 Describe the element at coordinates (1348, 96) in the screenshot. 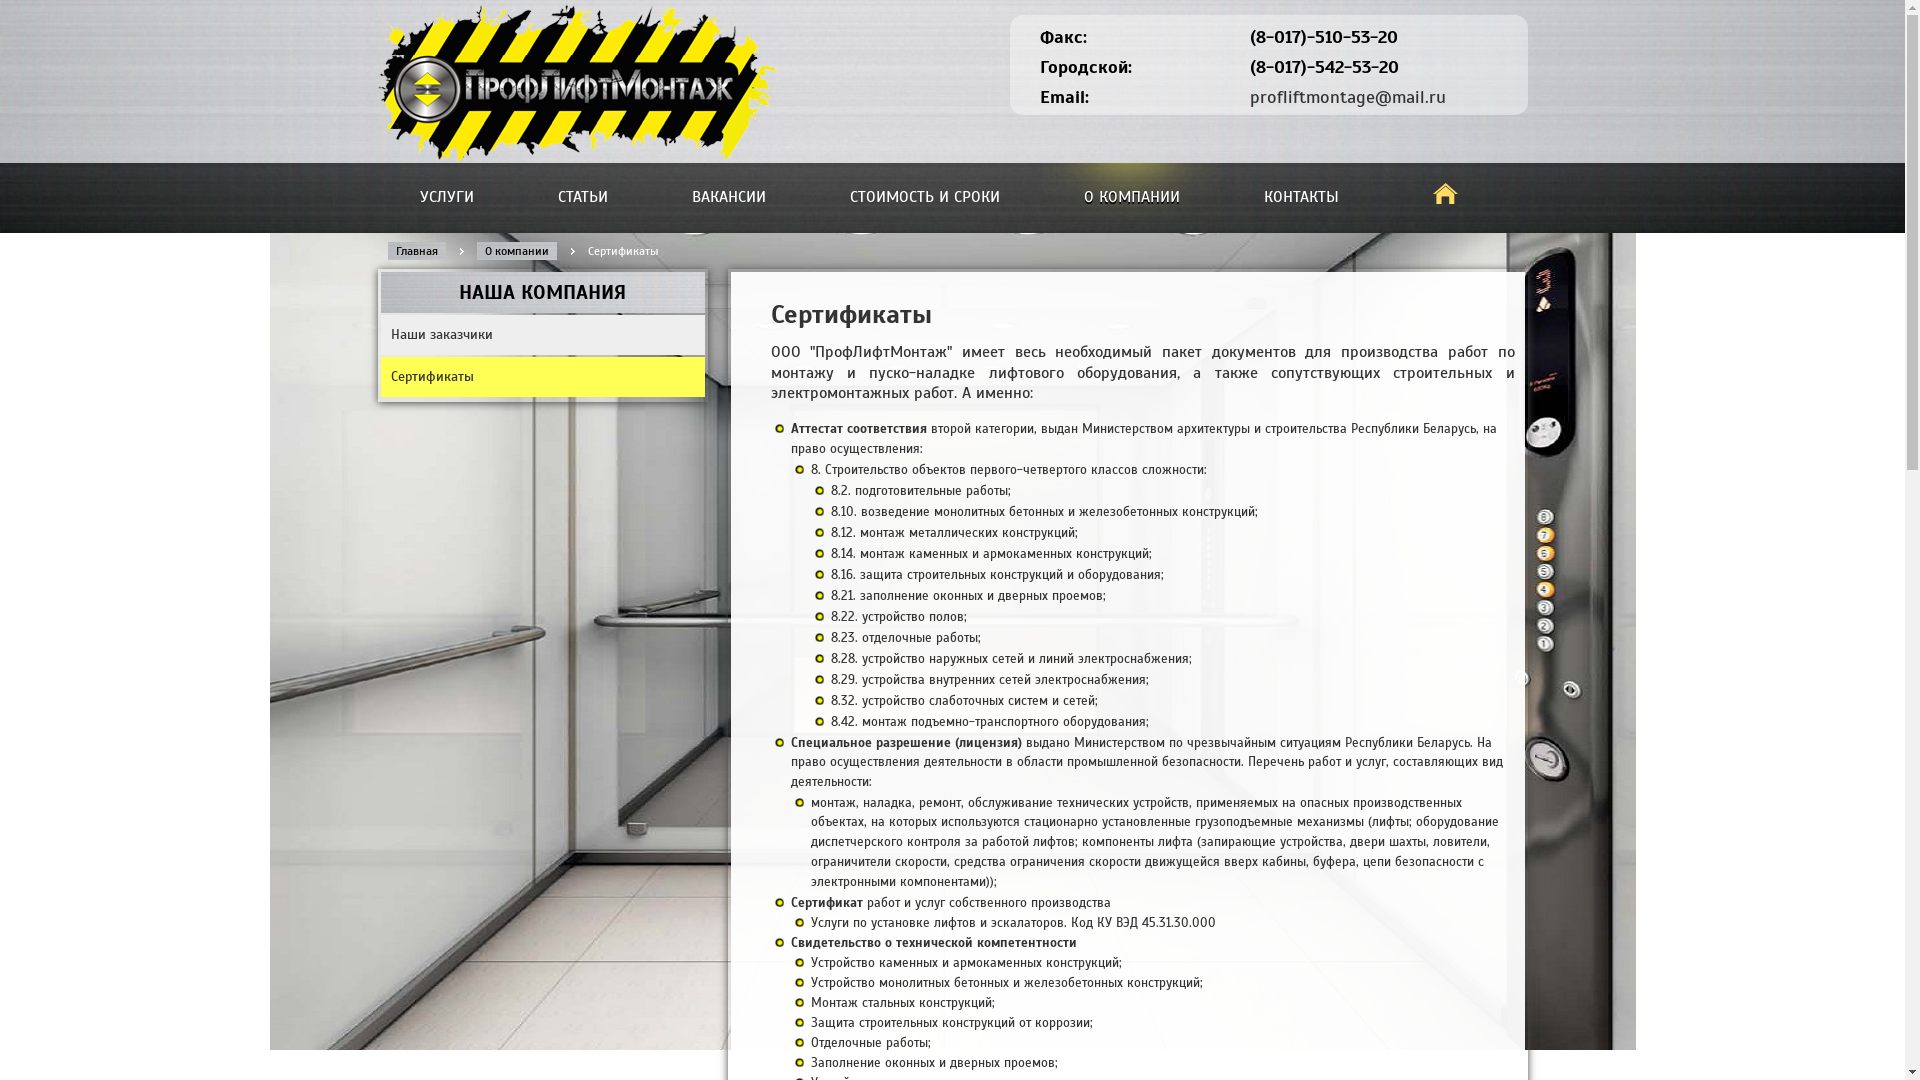

I see `'profliftmontage@mail.ru'` at that location.